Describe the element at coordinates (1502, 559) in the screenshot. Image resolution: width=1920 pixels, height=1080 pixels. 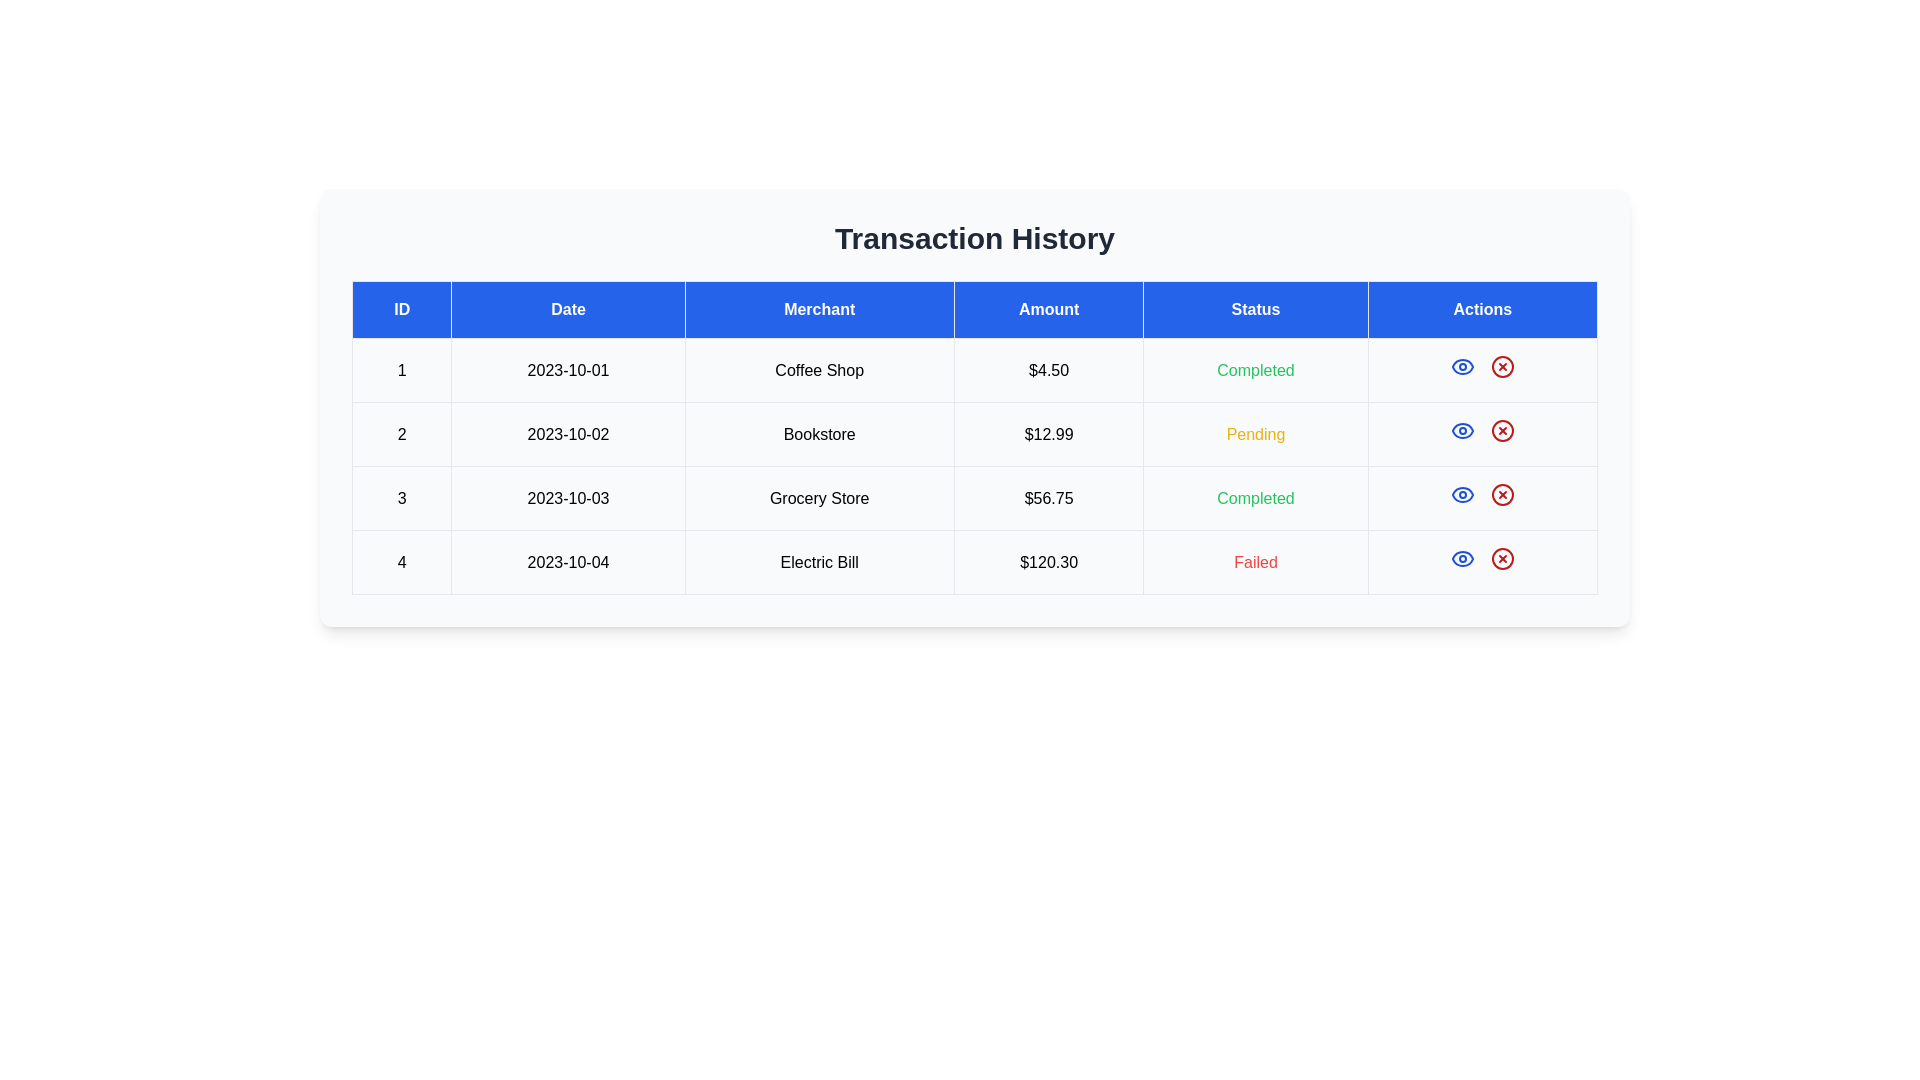
I see `the delete button for transaction with ID 4` at that location.